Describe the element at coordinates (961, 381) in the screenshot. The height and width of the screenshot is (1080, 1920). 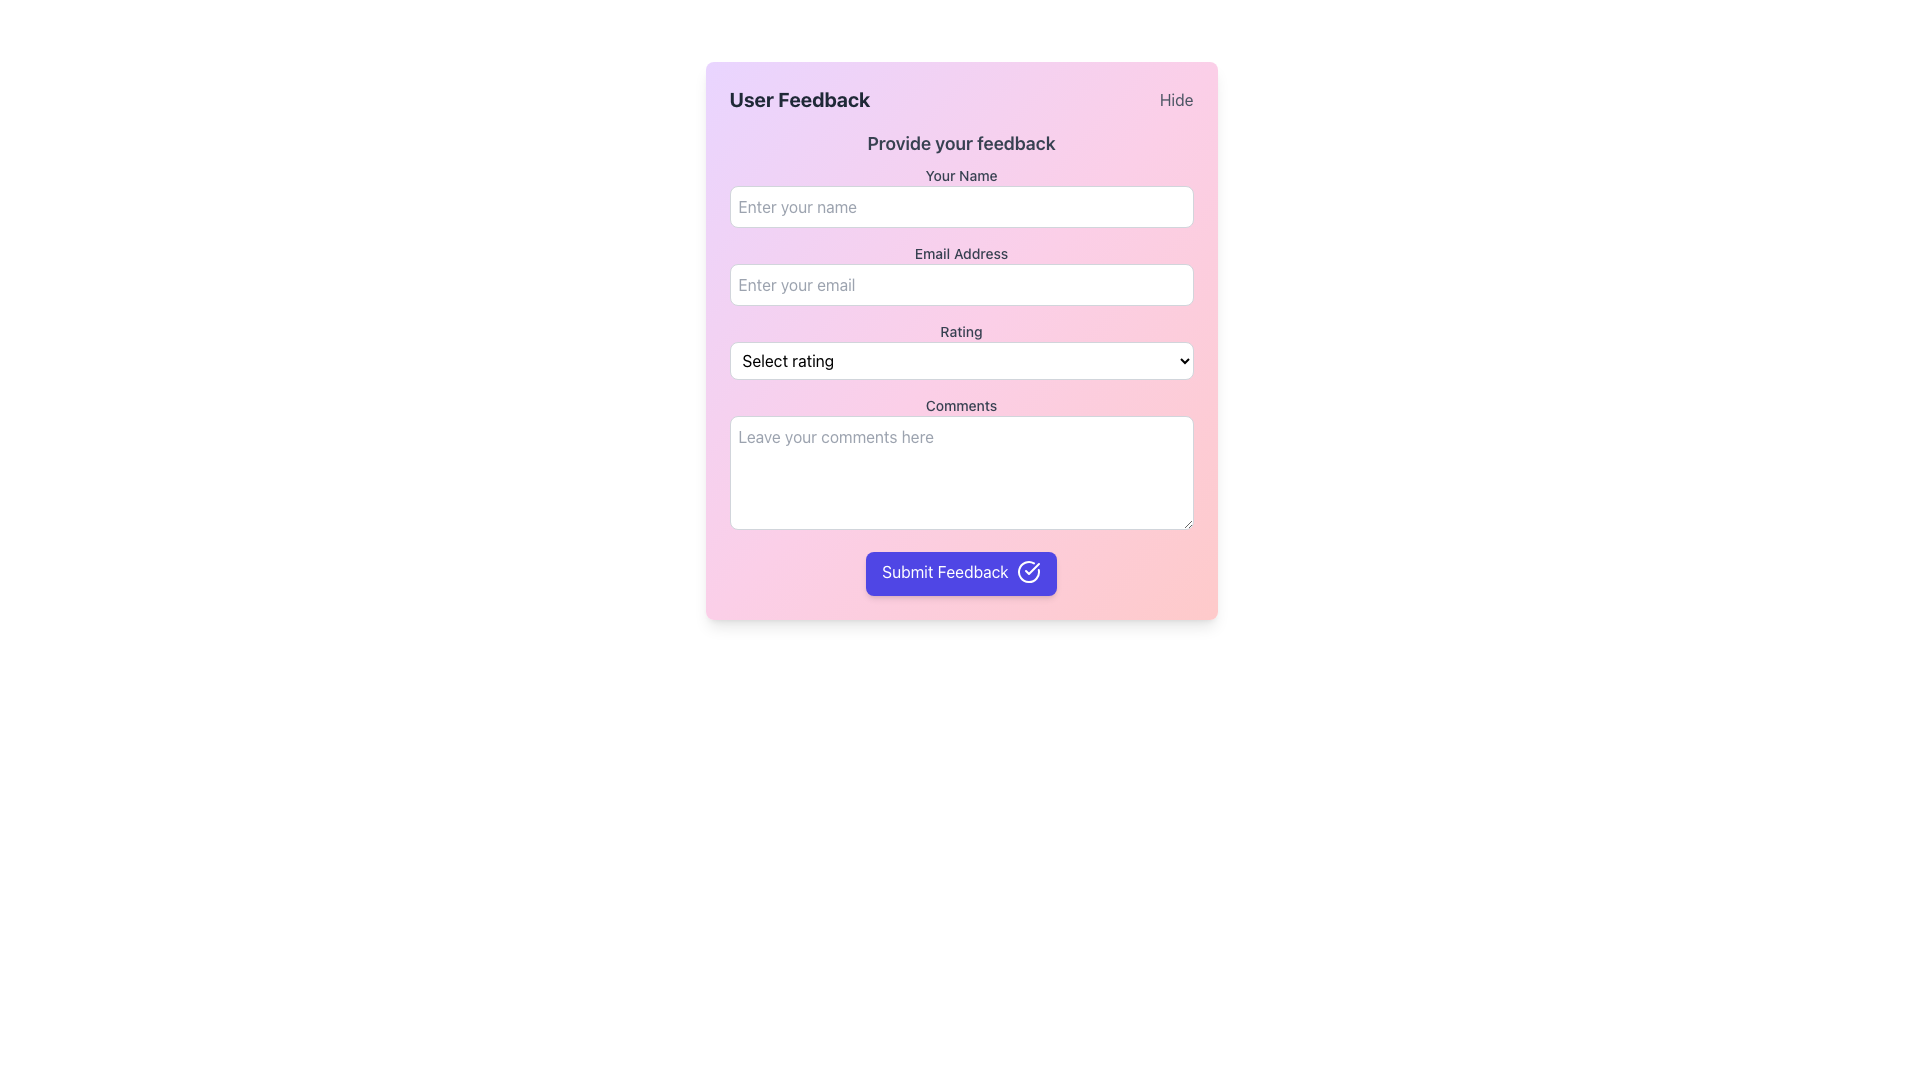
I see `the group of input elements, which includes fields for 'Your Name', 'Email Address', and 'Rating', to interact with its sub-elements` at that location.